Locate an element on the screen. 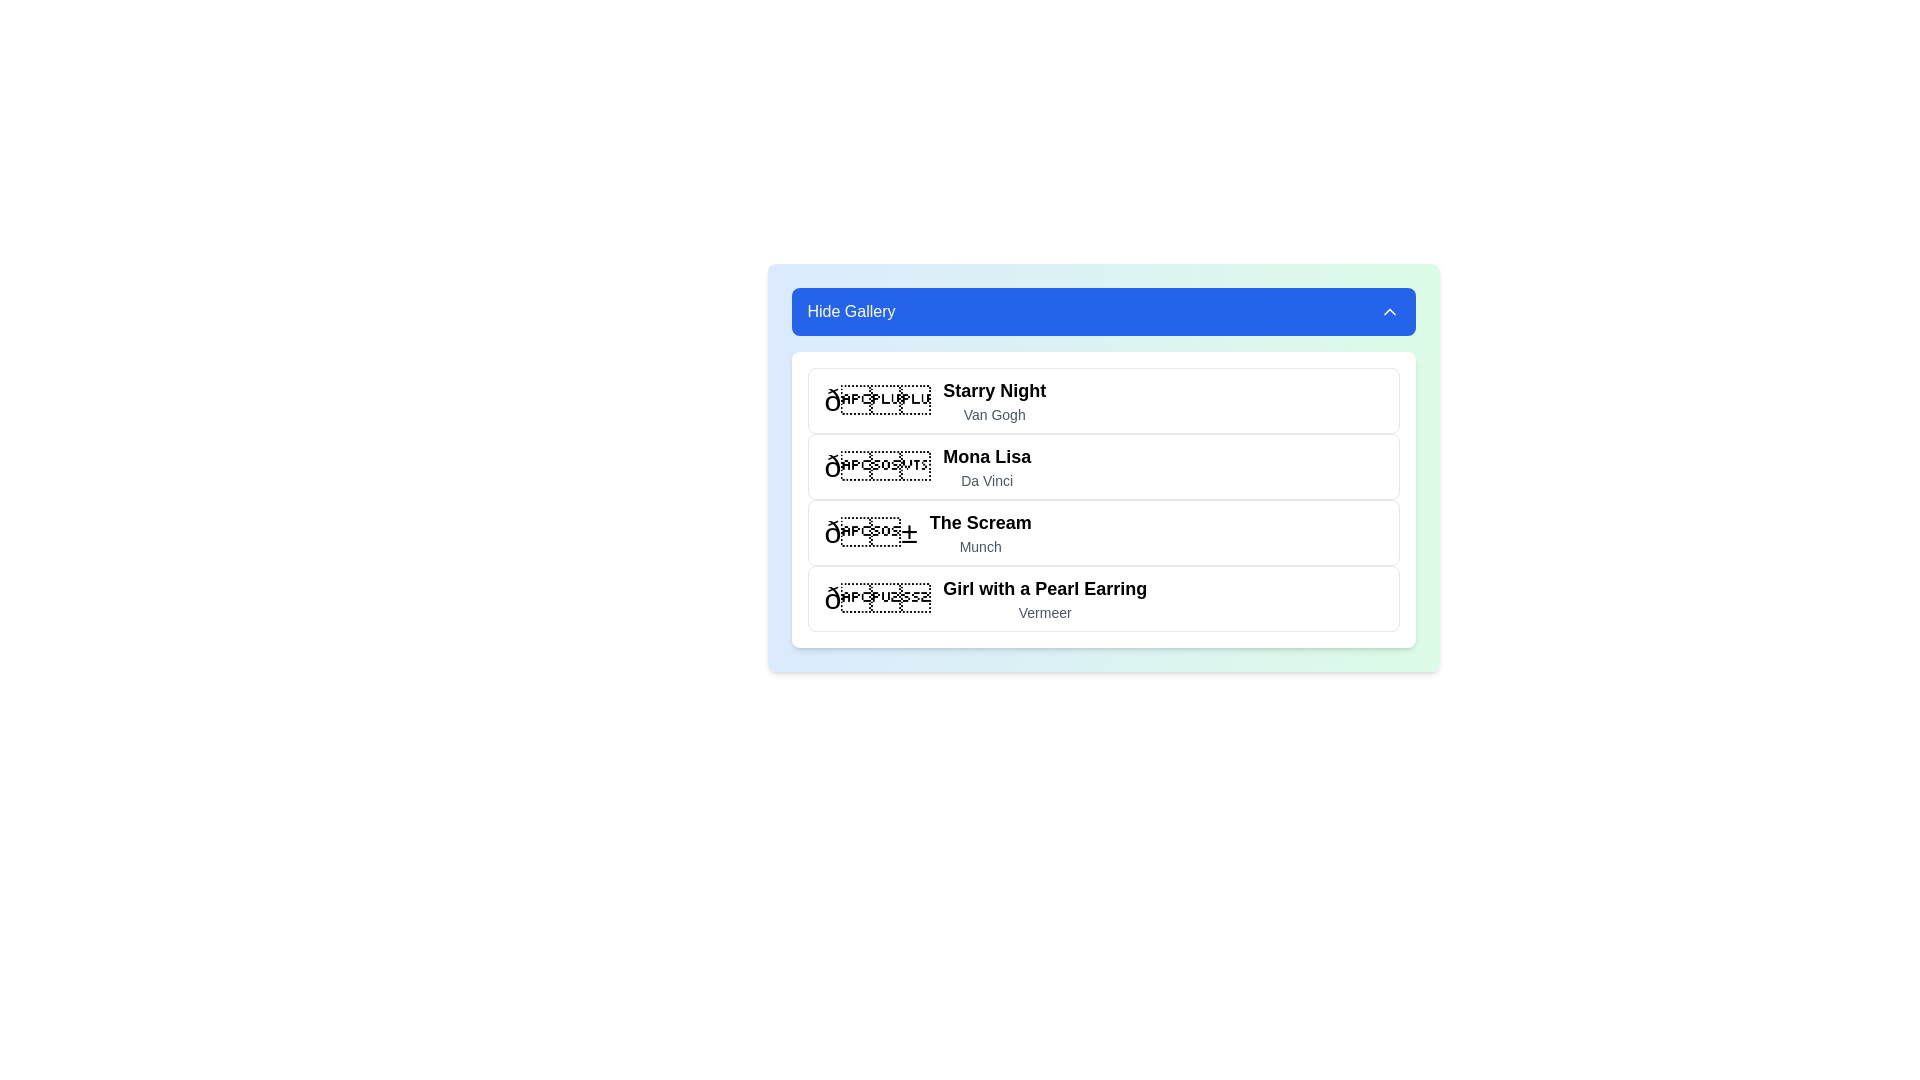  the static text label 'The Scream' which is styled as a header and located at the top of the textual block in the central area of the interface is located at coordinates (980, 522).